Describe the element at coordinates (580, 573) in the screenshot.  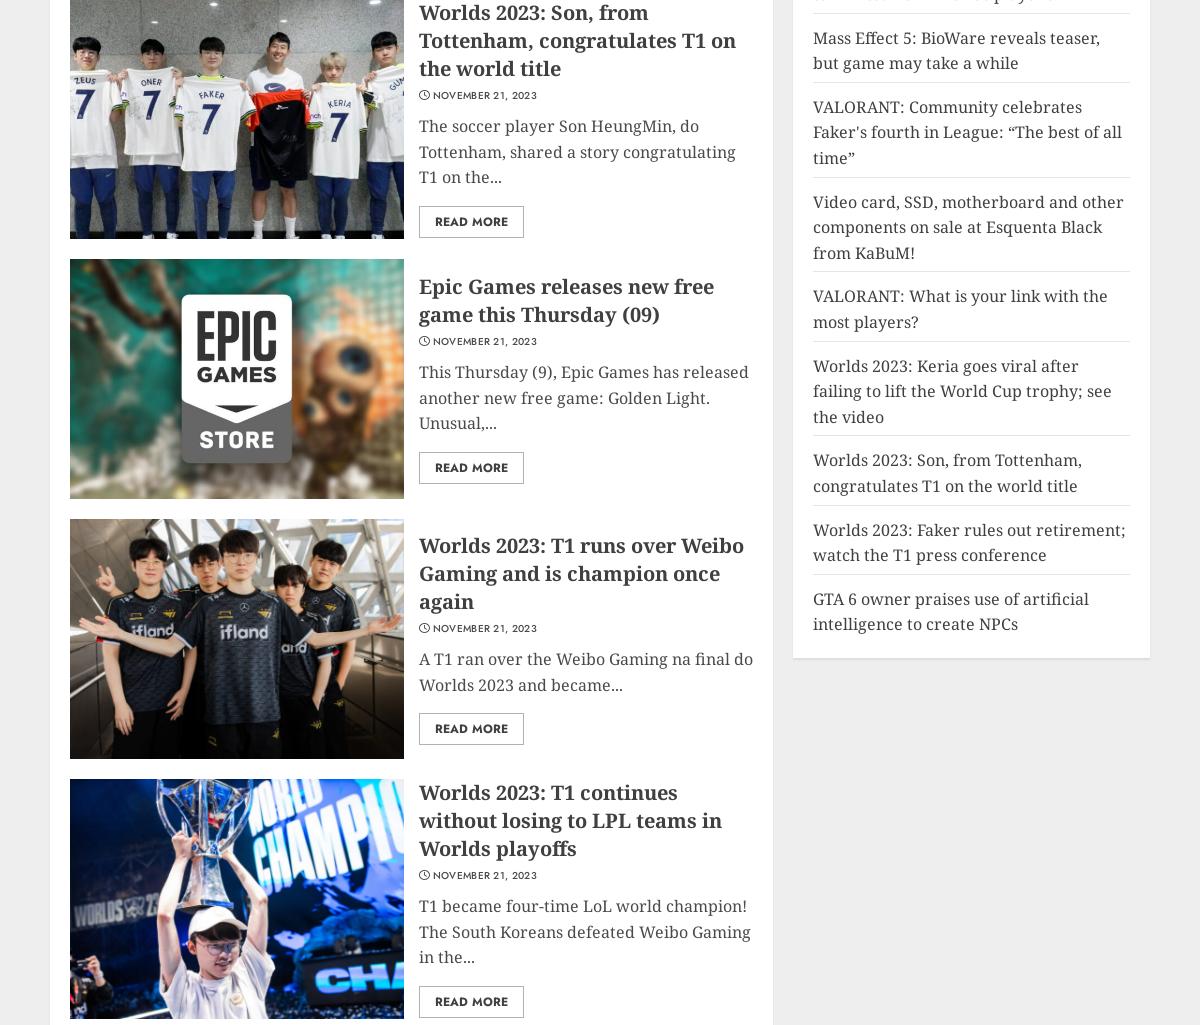
I see `'Worlds 2023: T1 runs over Weibo Gaming and is champion once again'` at that location.